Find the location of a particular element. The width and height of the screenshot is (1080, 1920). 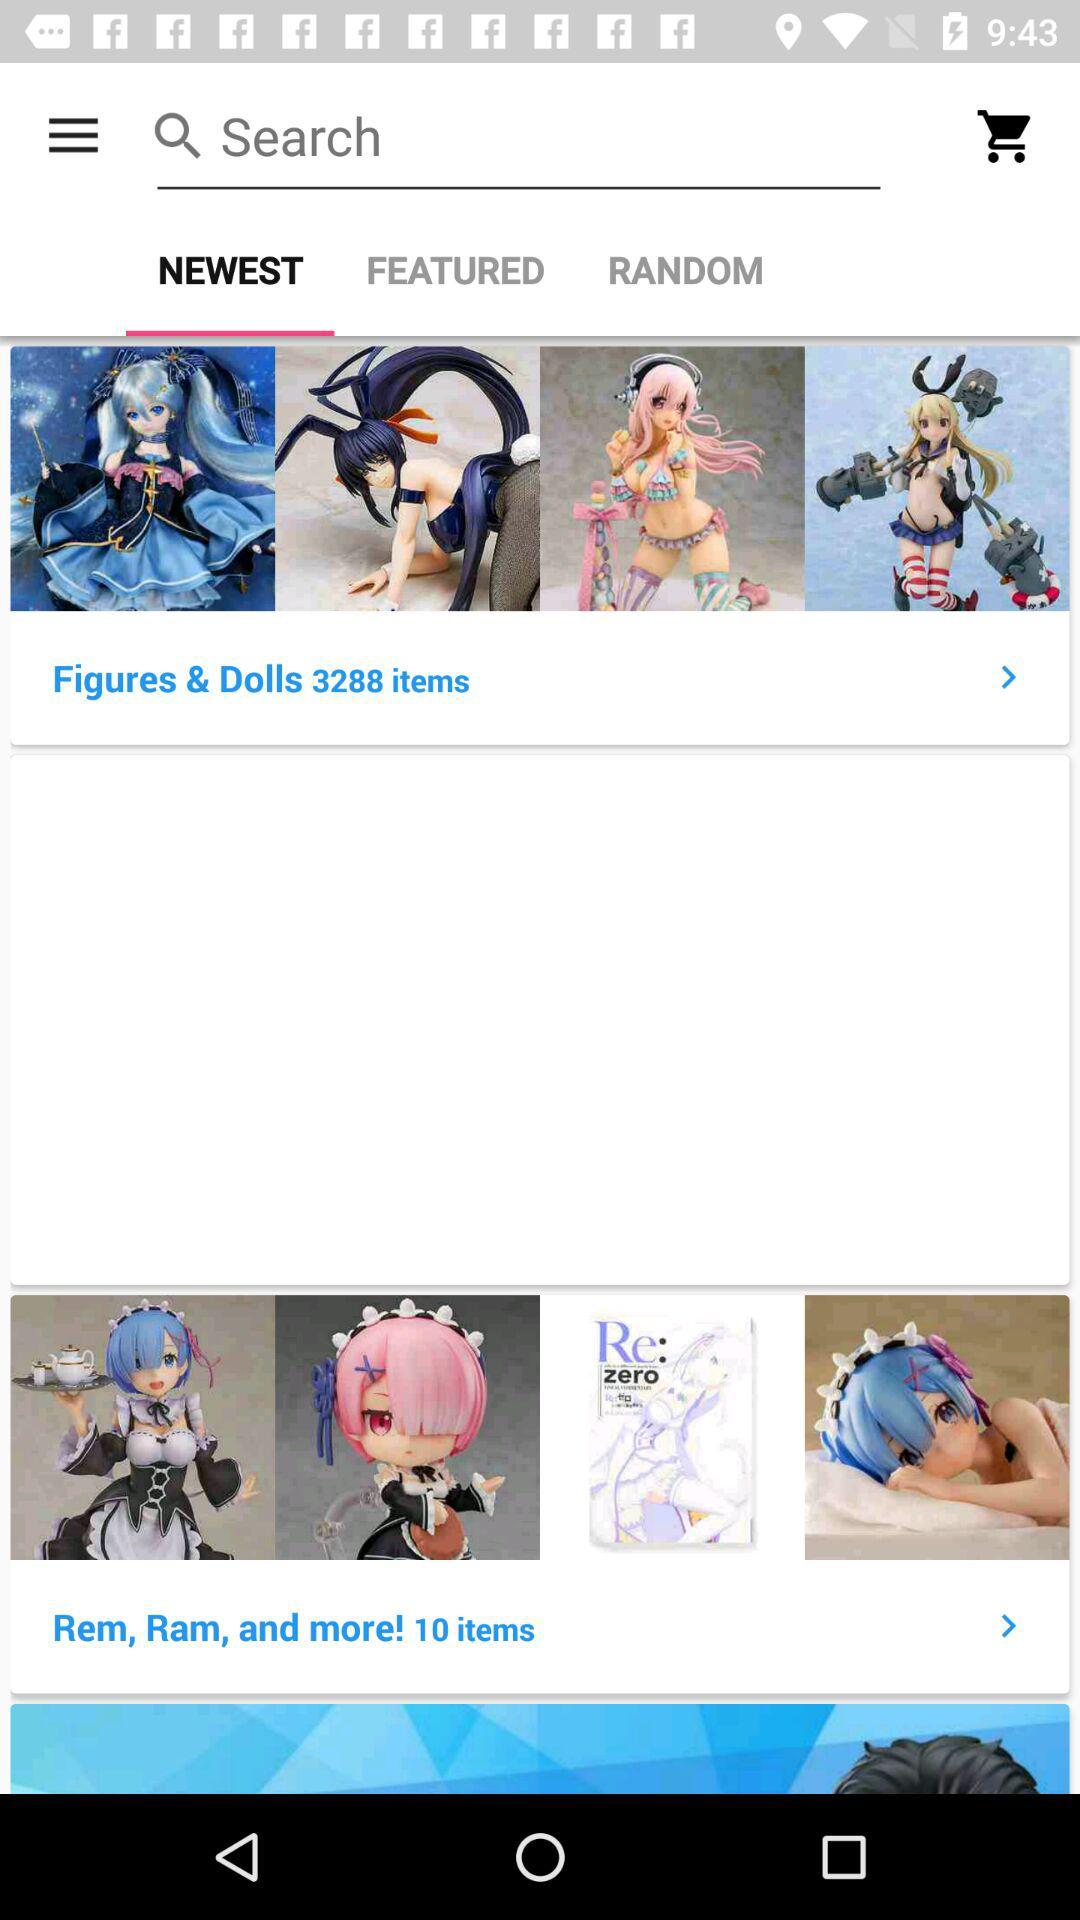

icon above the newest item is located at coordinates (72, 135).